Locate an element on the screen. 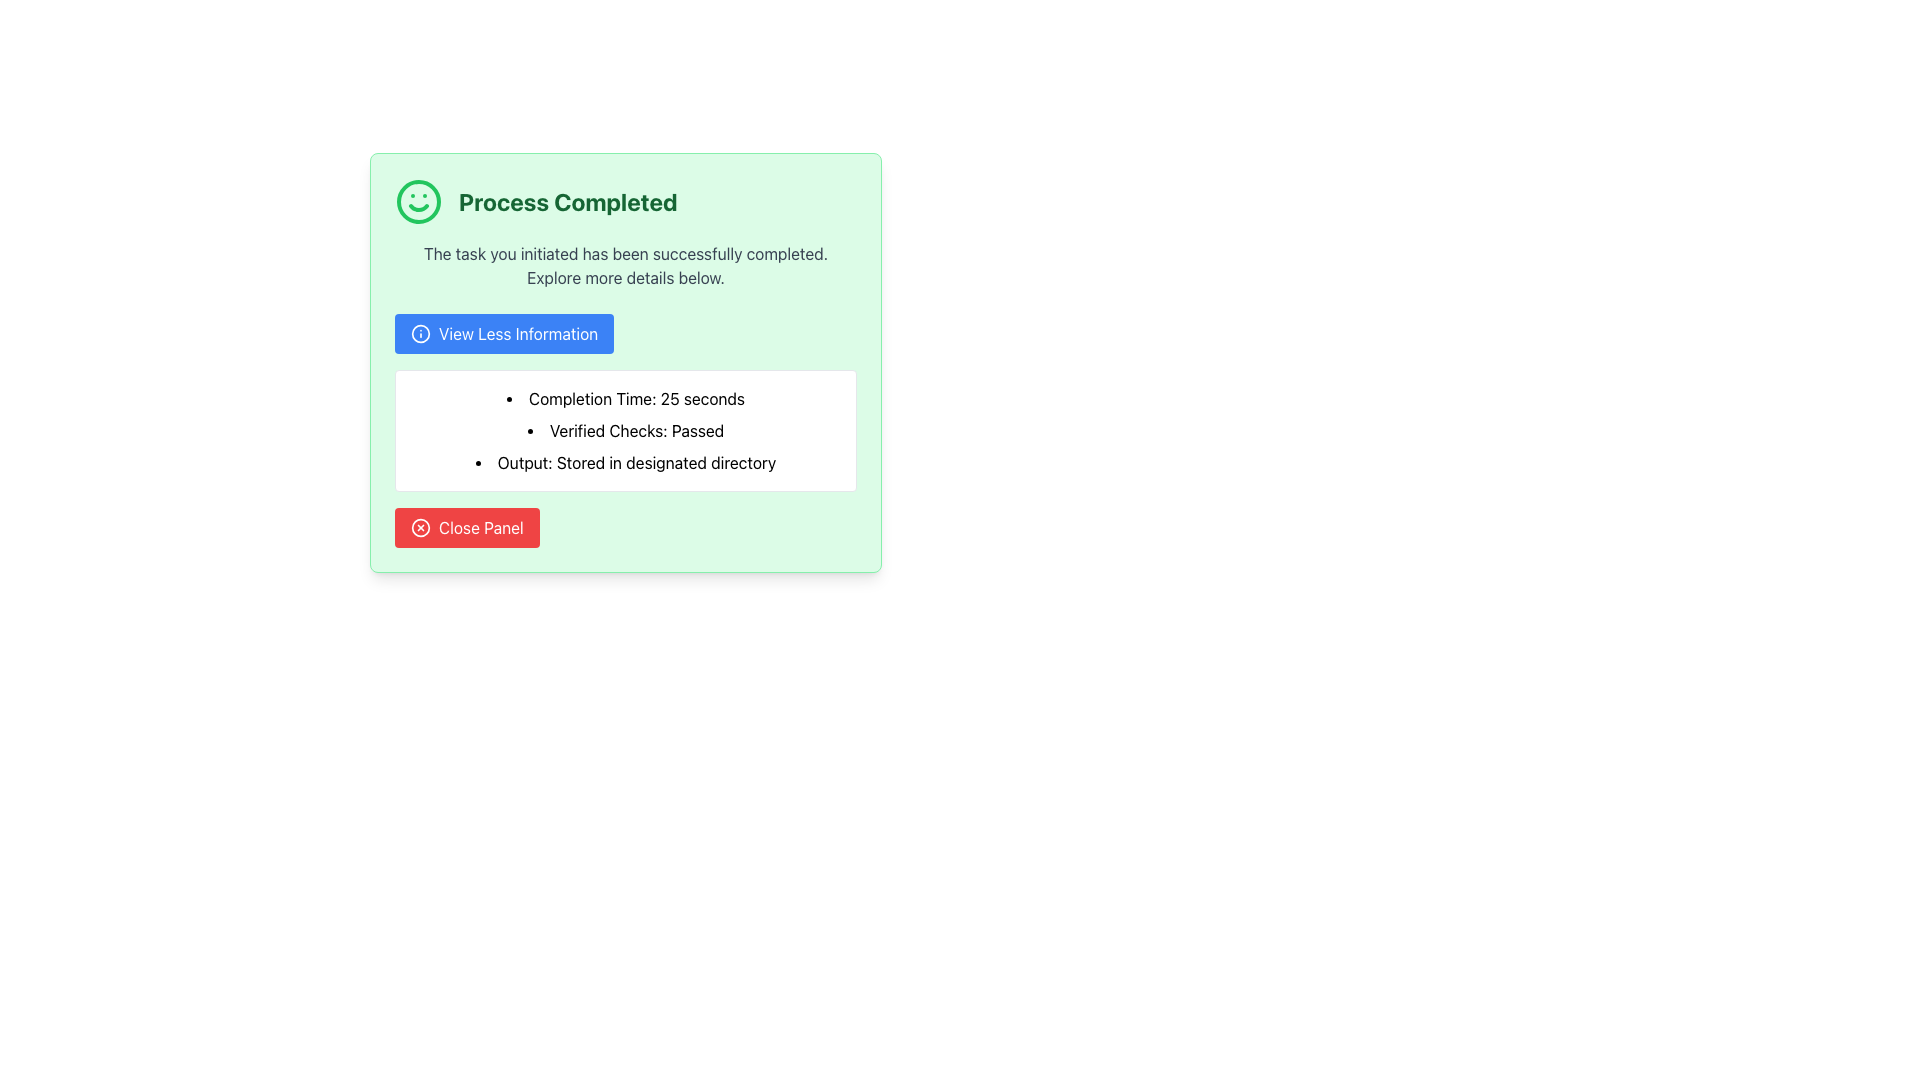 Image resolution: width=1920 pixels, height=1080 pixels. the green circular smiley face icon located to the left of the bold text 'Process Completed' in the header section of the message box is located at coordinates (417, 201).